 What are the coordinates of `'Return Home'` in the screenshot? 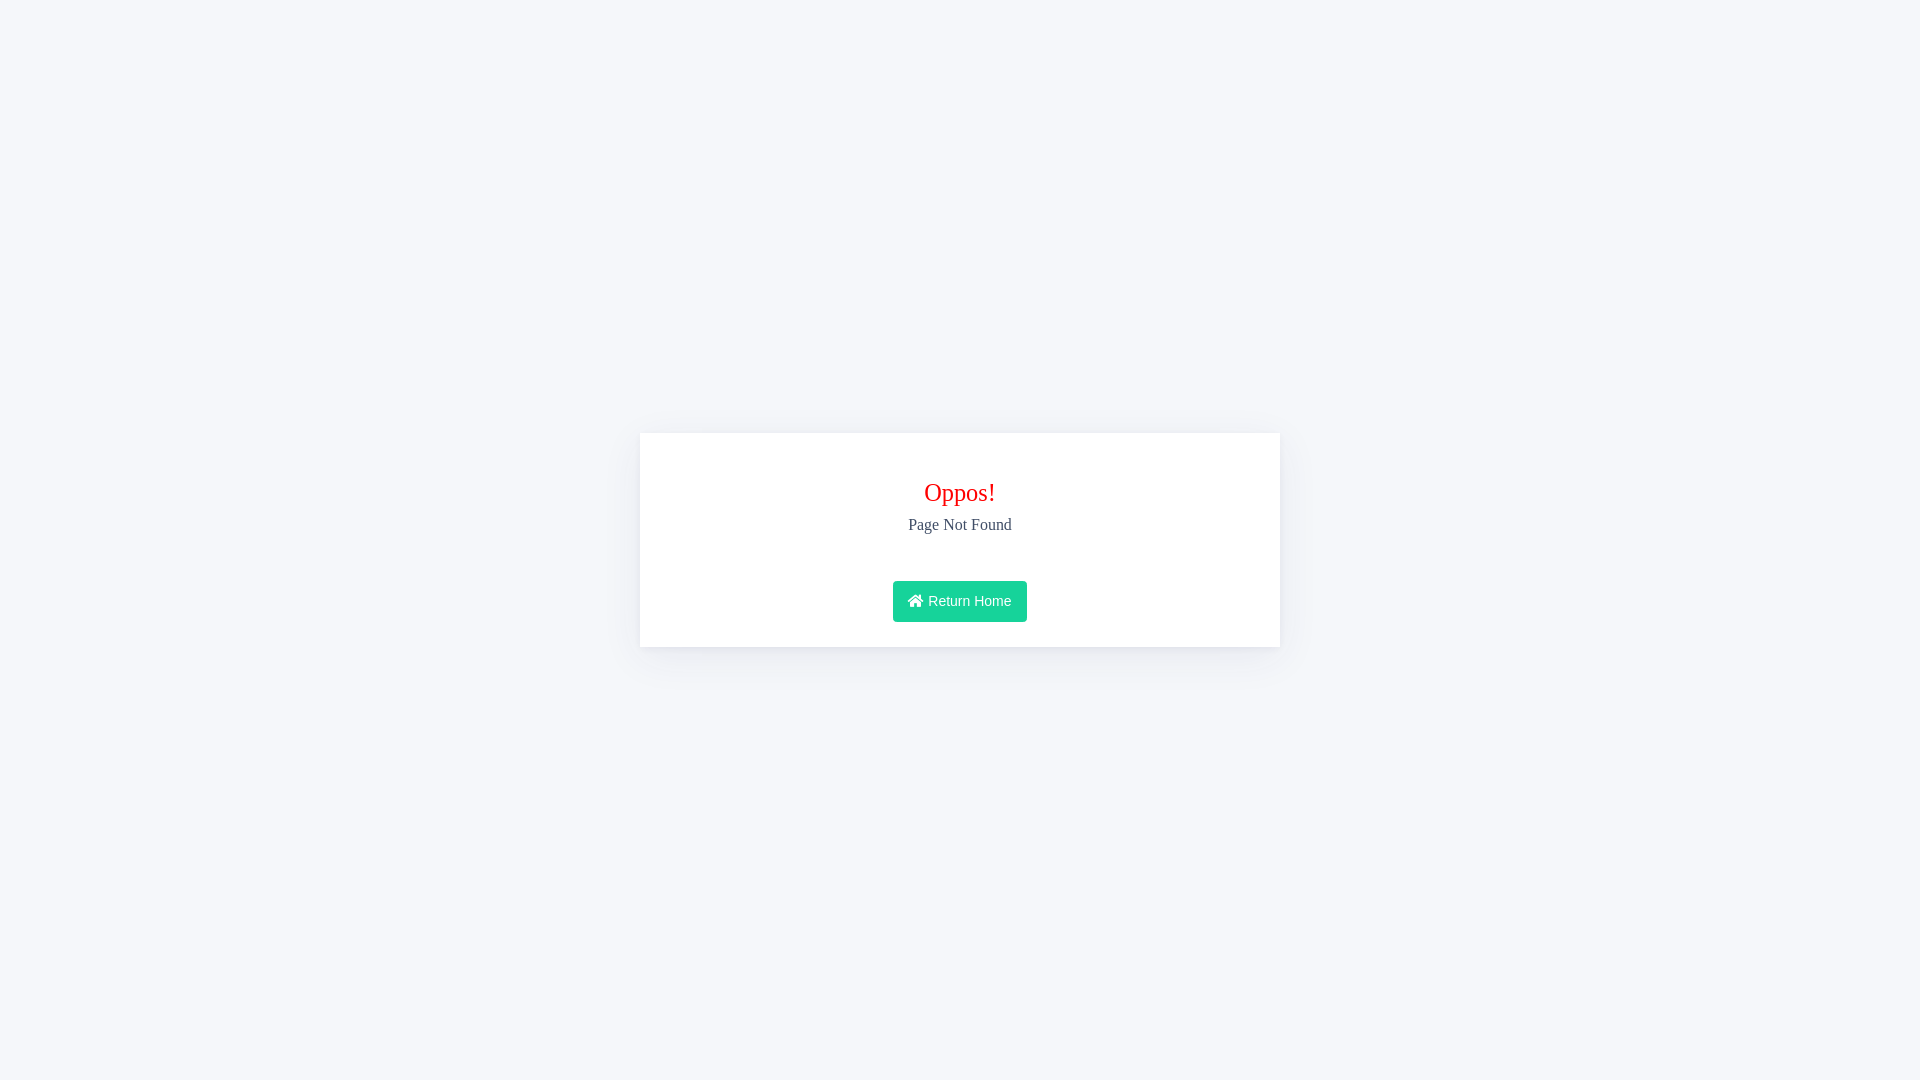 It's located at (958, 600).